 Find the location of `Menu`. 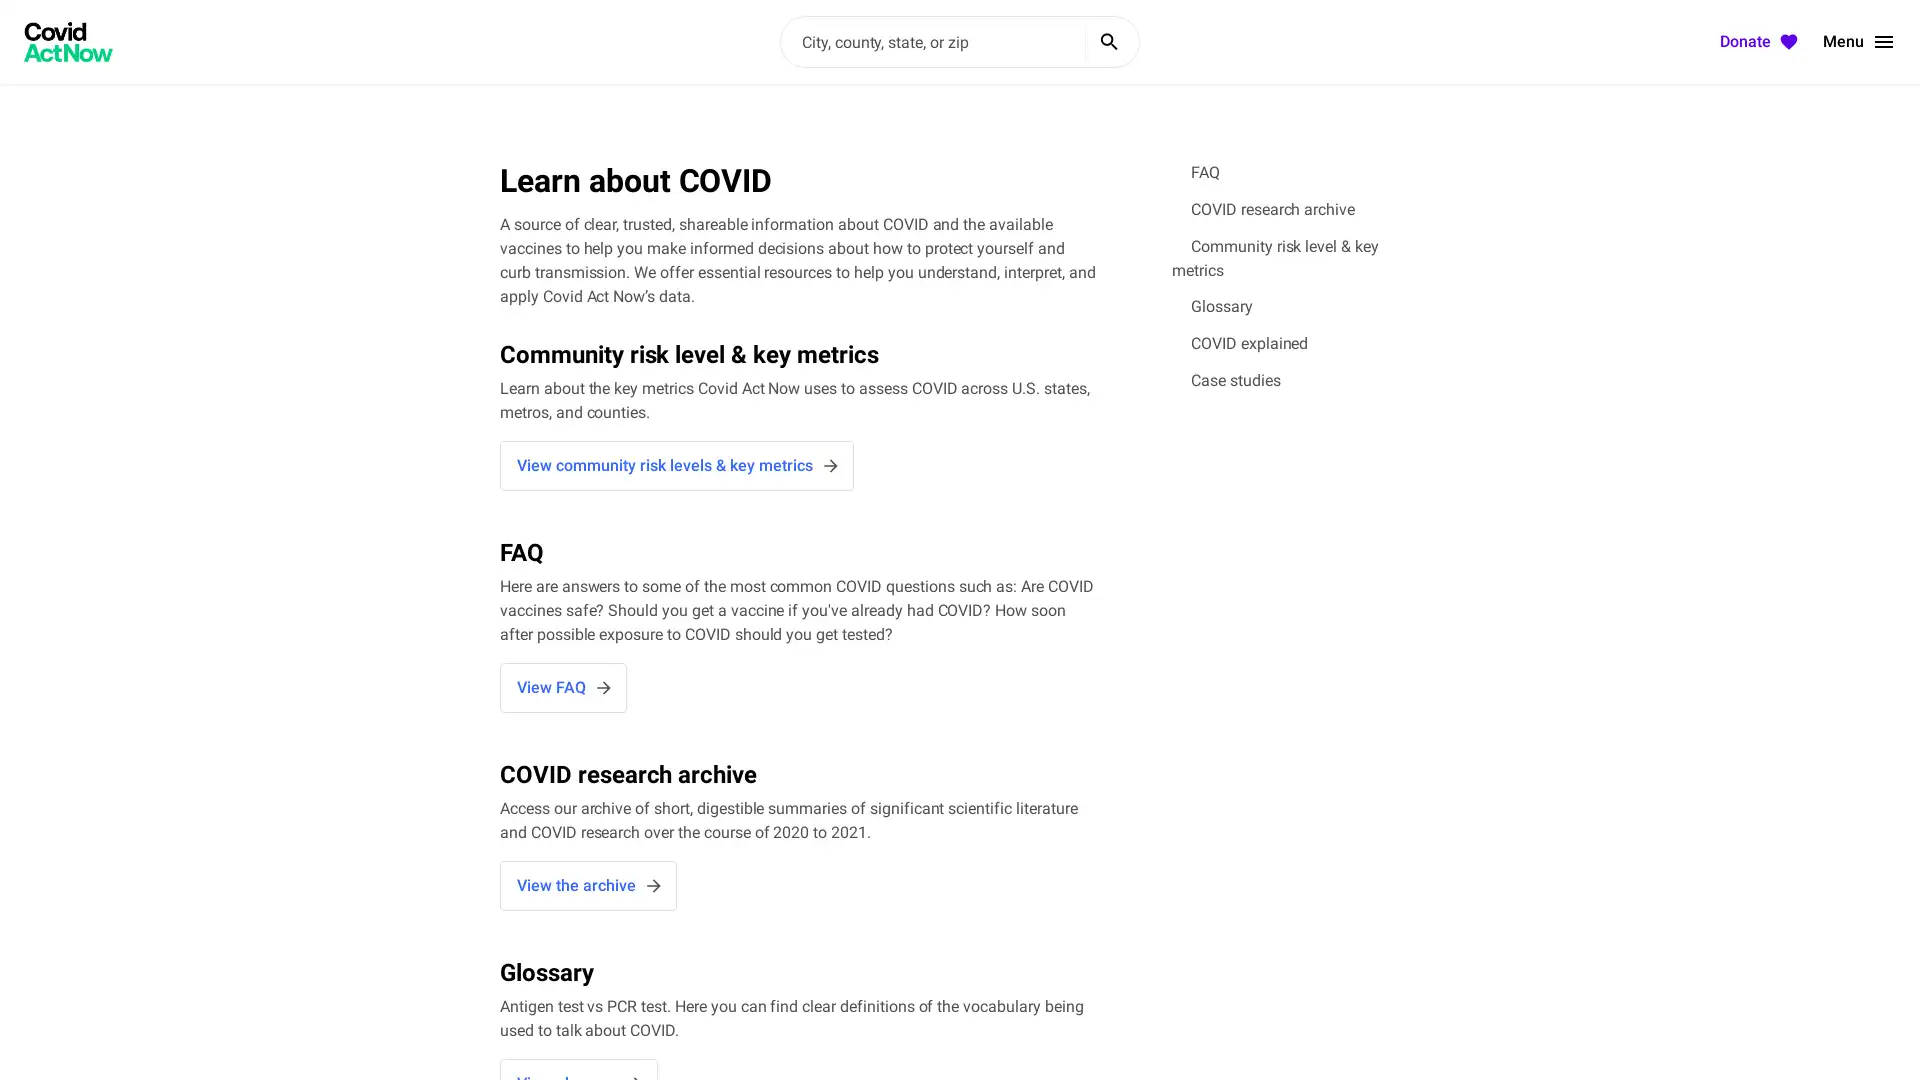

Menu is located at coordinates (1858, 42).